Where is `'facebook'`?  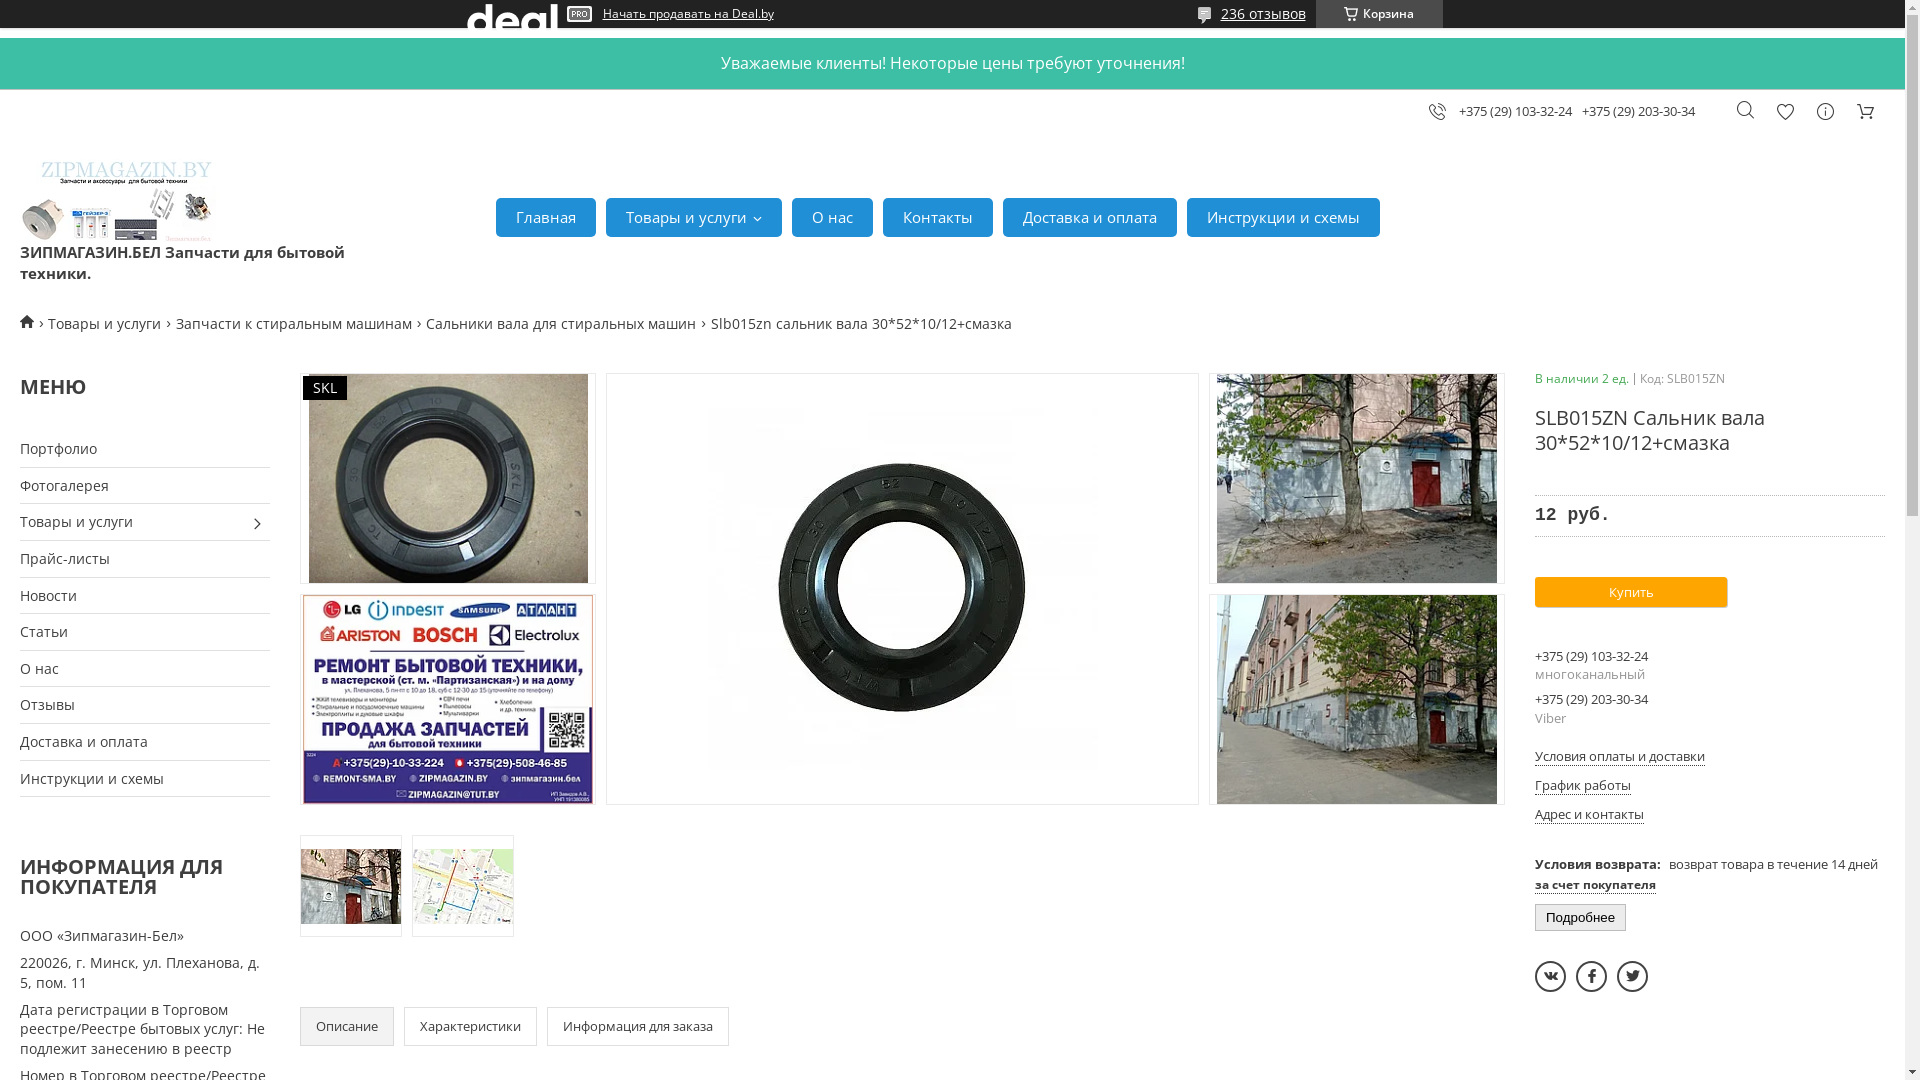 'facebook' is located at coordinates (1590, 975).